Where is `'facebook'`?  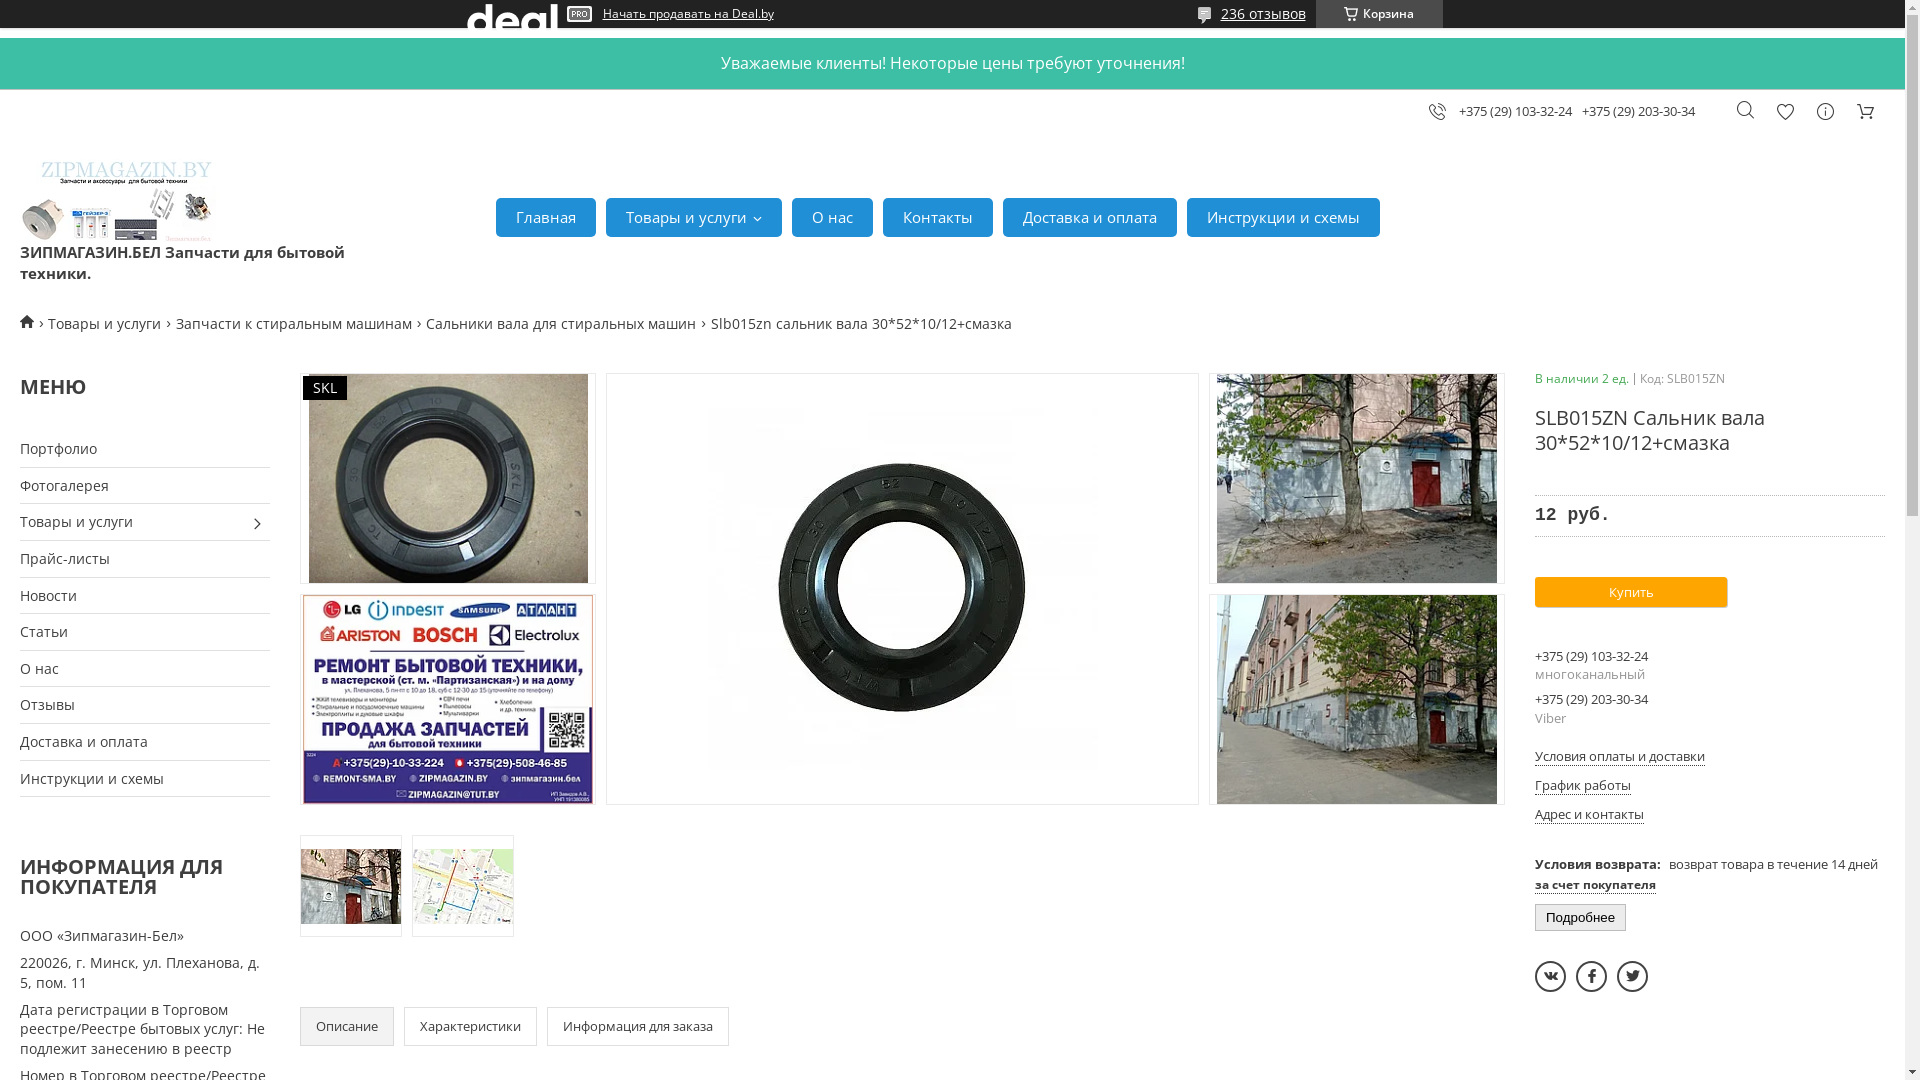 'facebook' is located at coordinates (1590, 975).